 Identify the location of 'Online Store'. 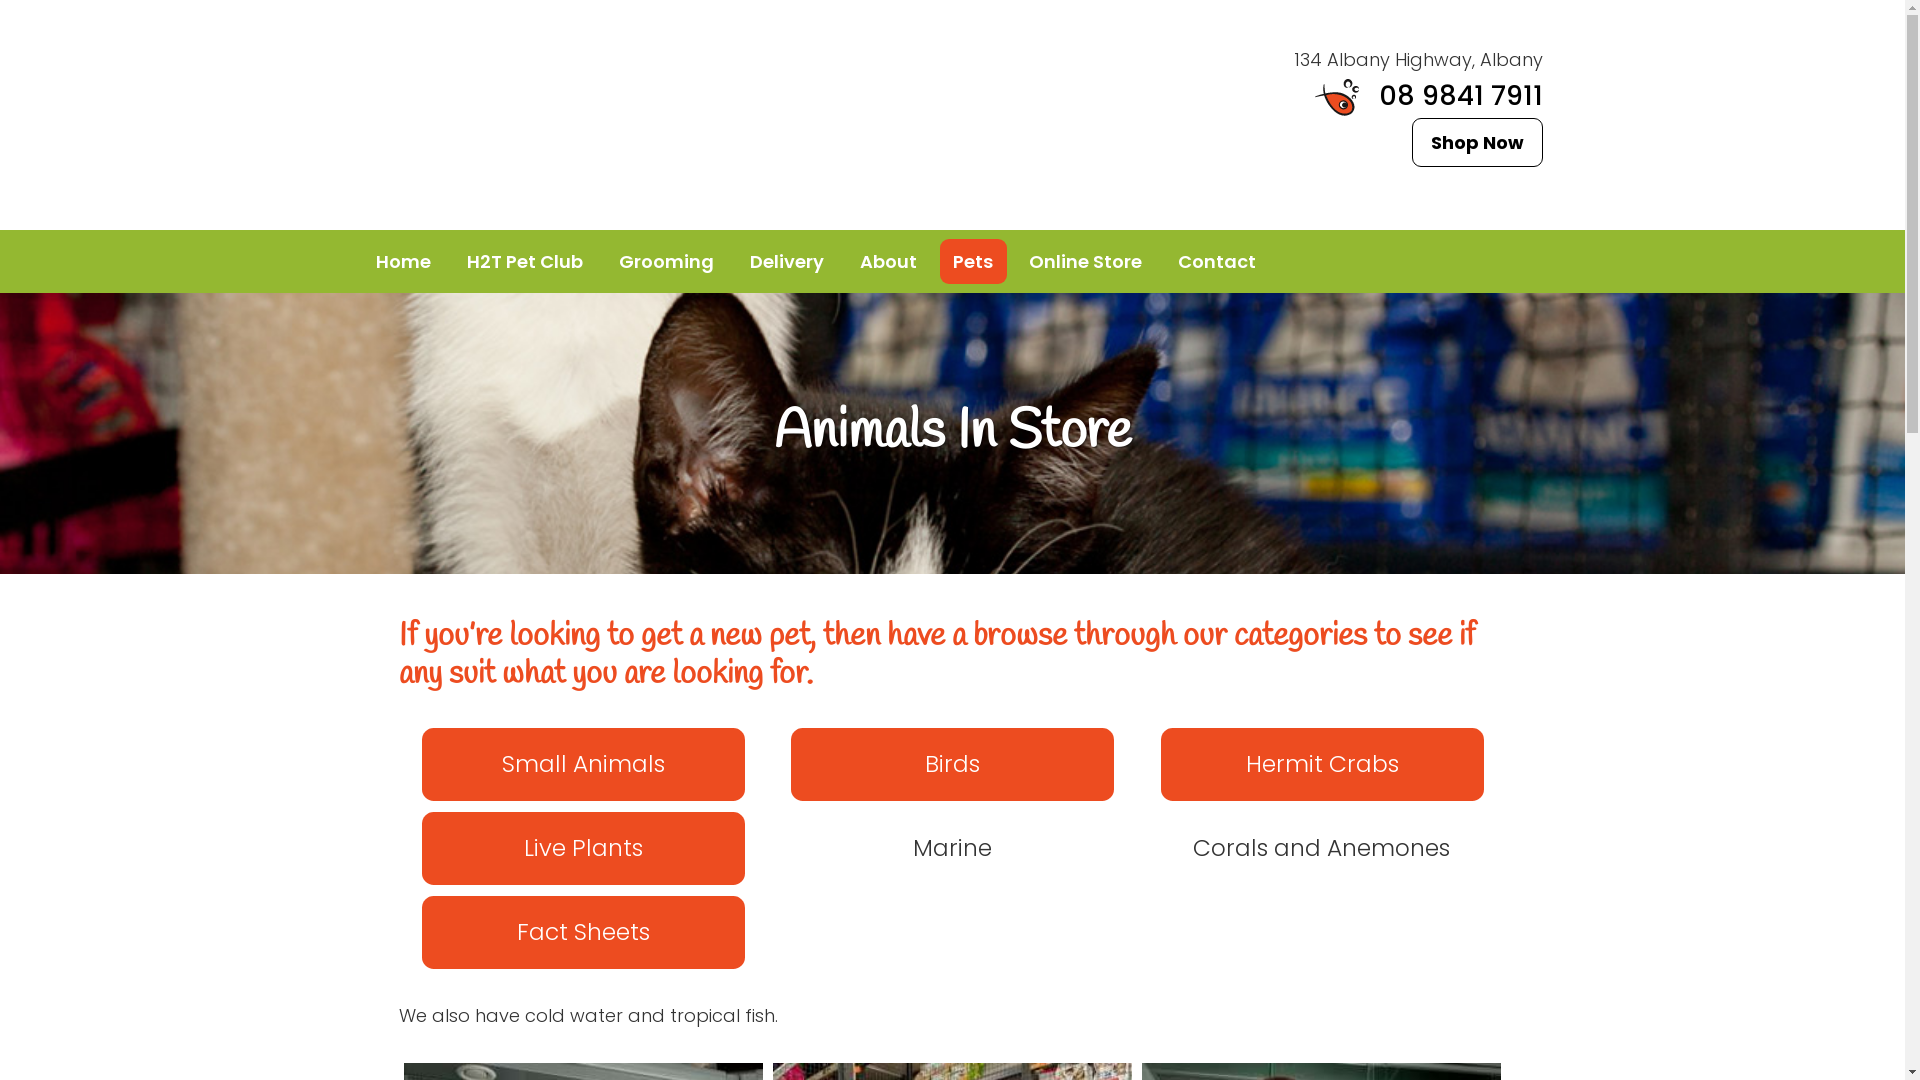
(1084, 260).